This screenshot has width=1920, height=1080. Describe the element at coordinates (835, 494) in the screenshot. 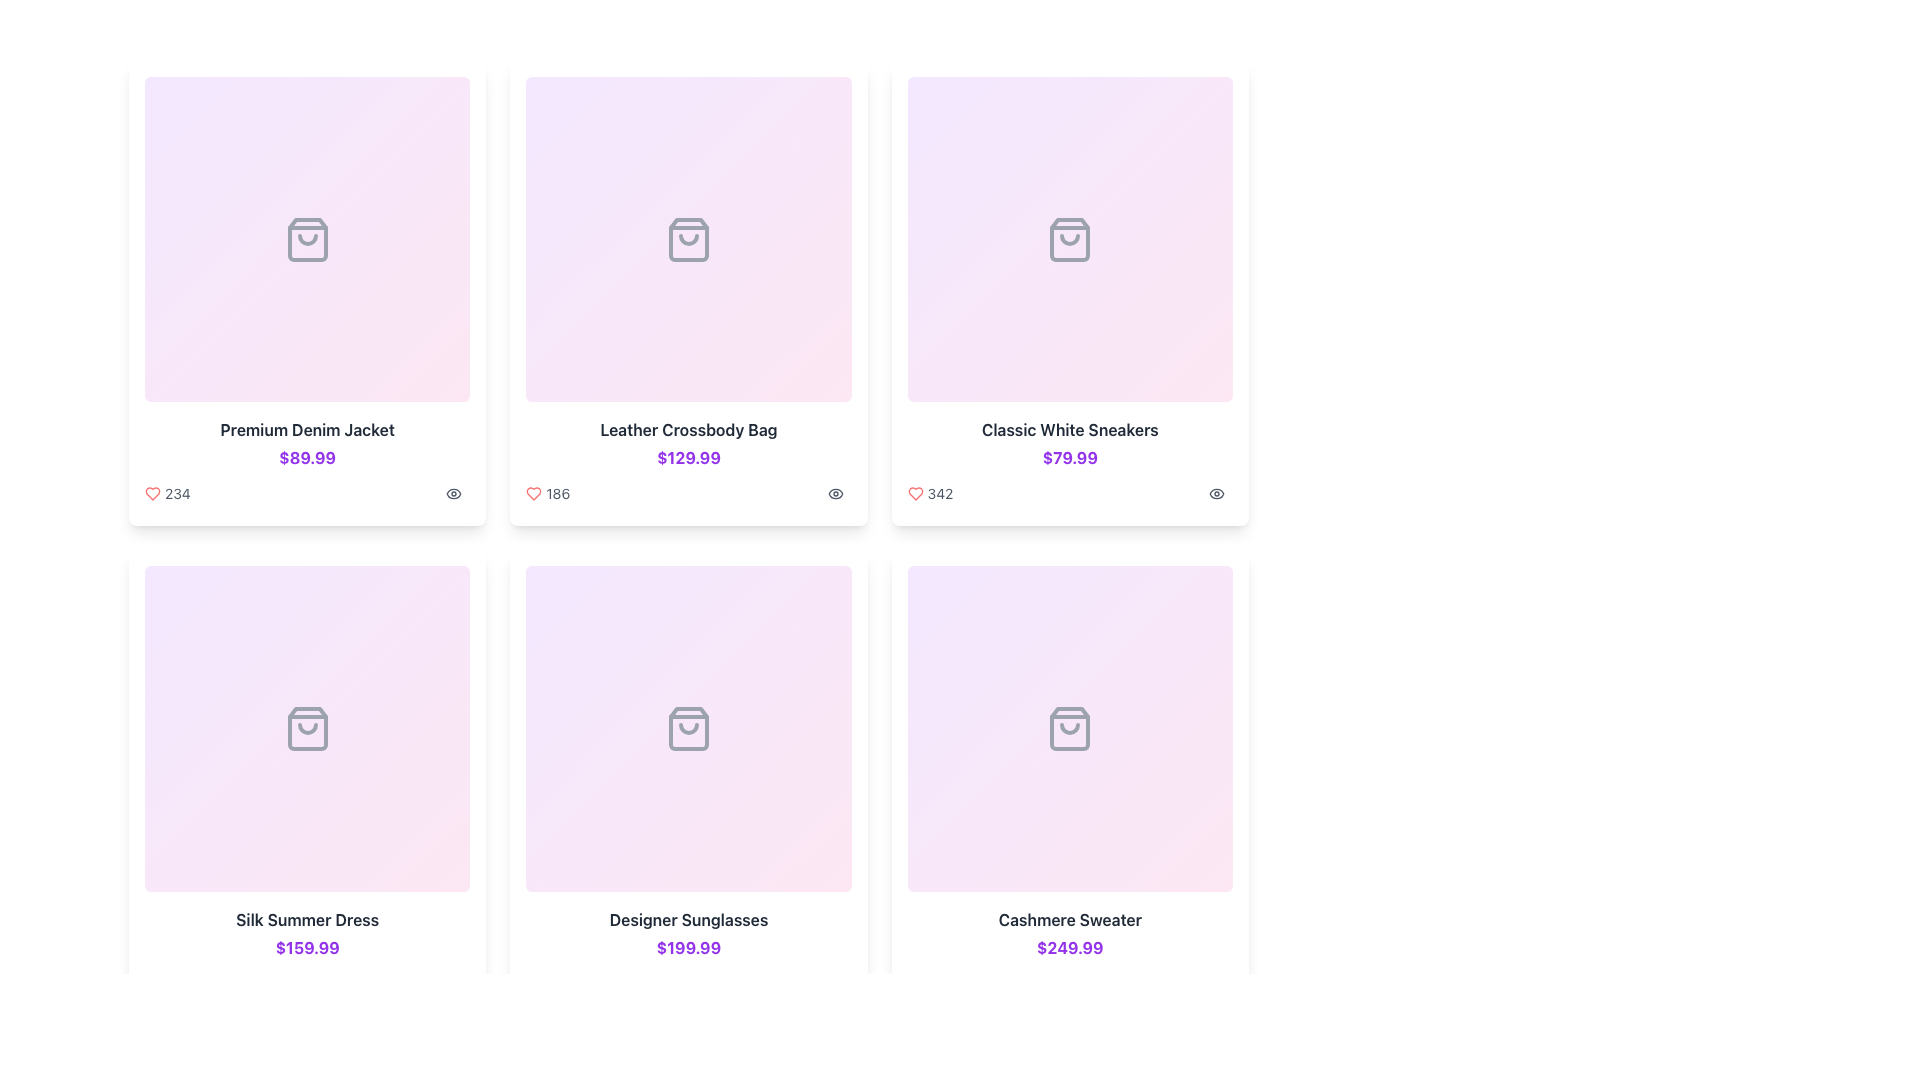

I see `the eye-shaped SVG icon located in the bottom-right corner of the product card` at that location.